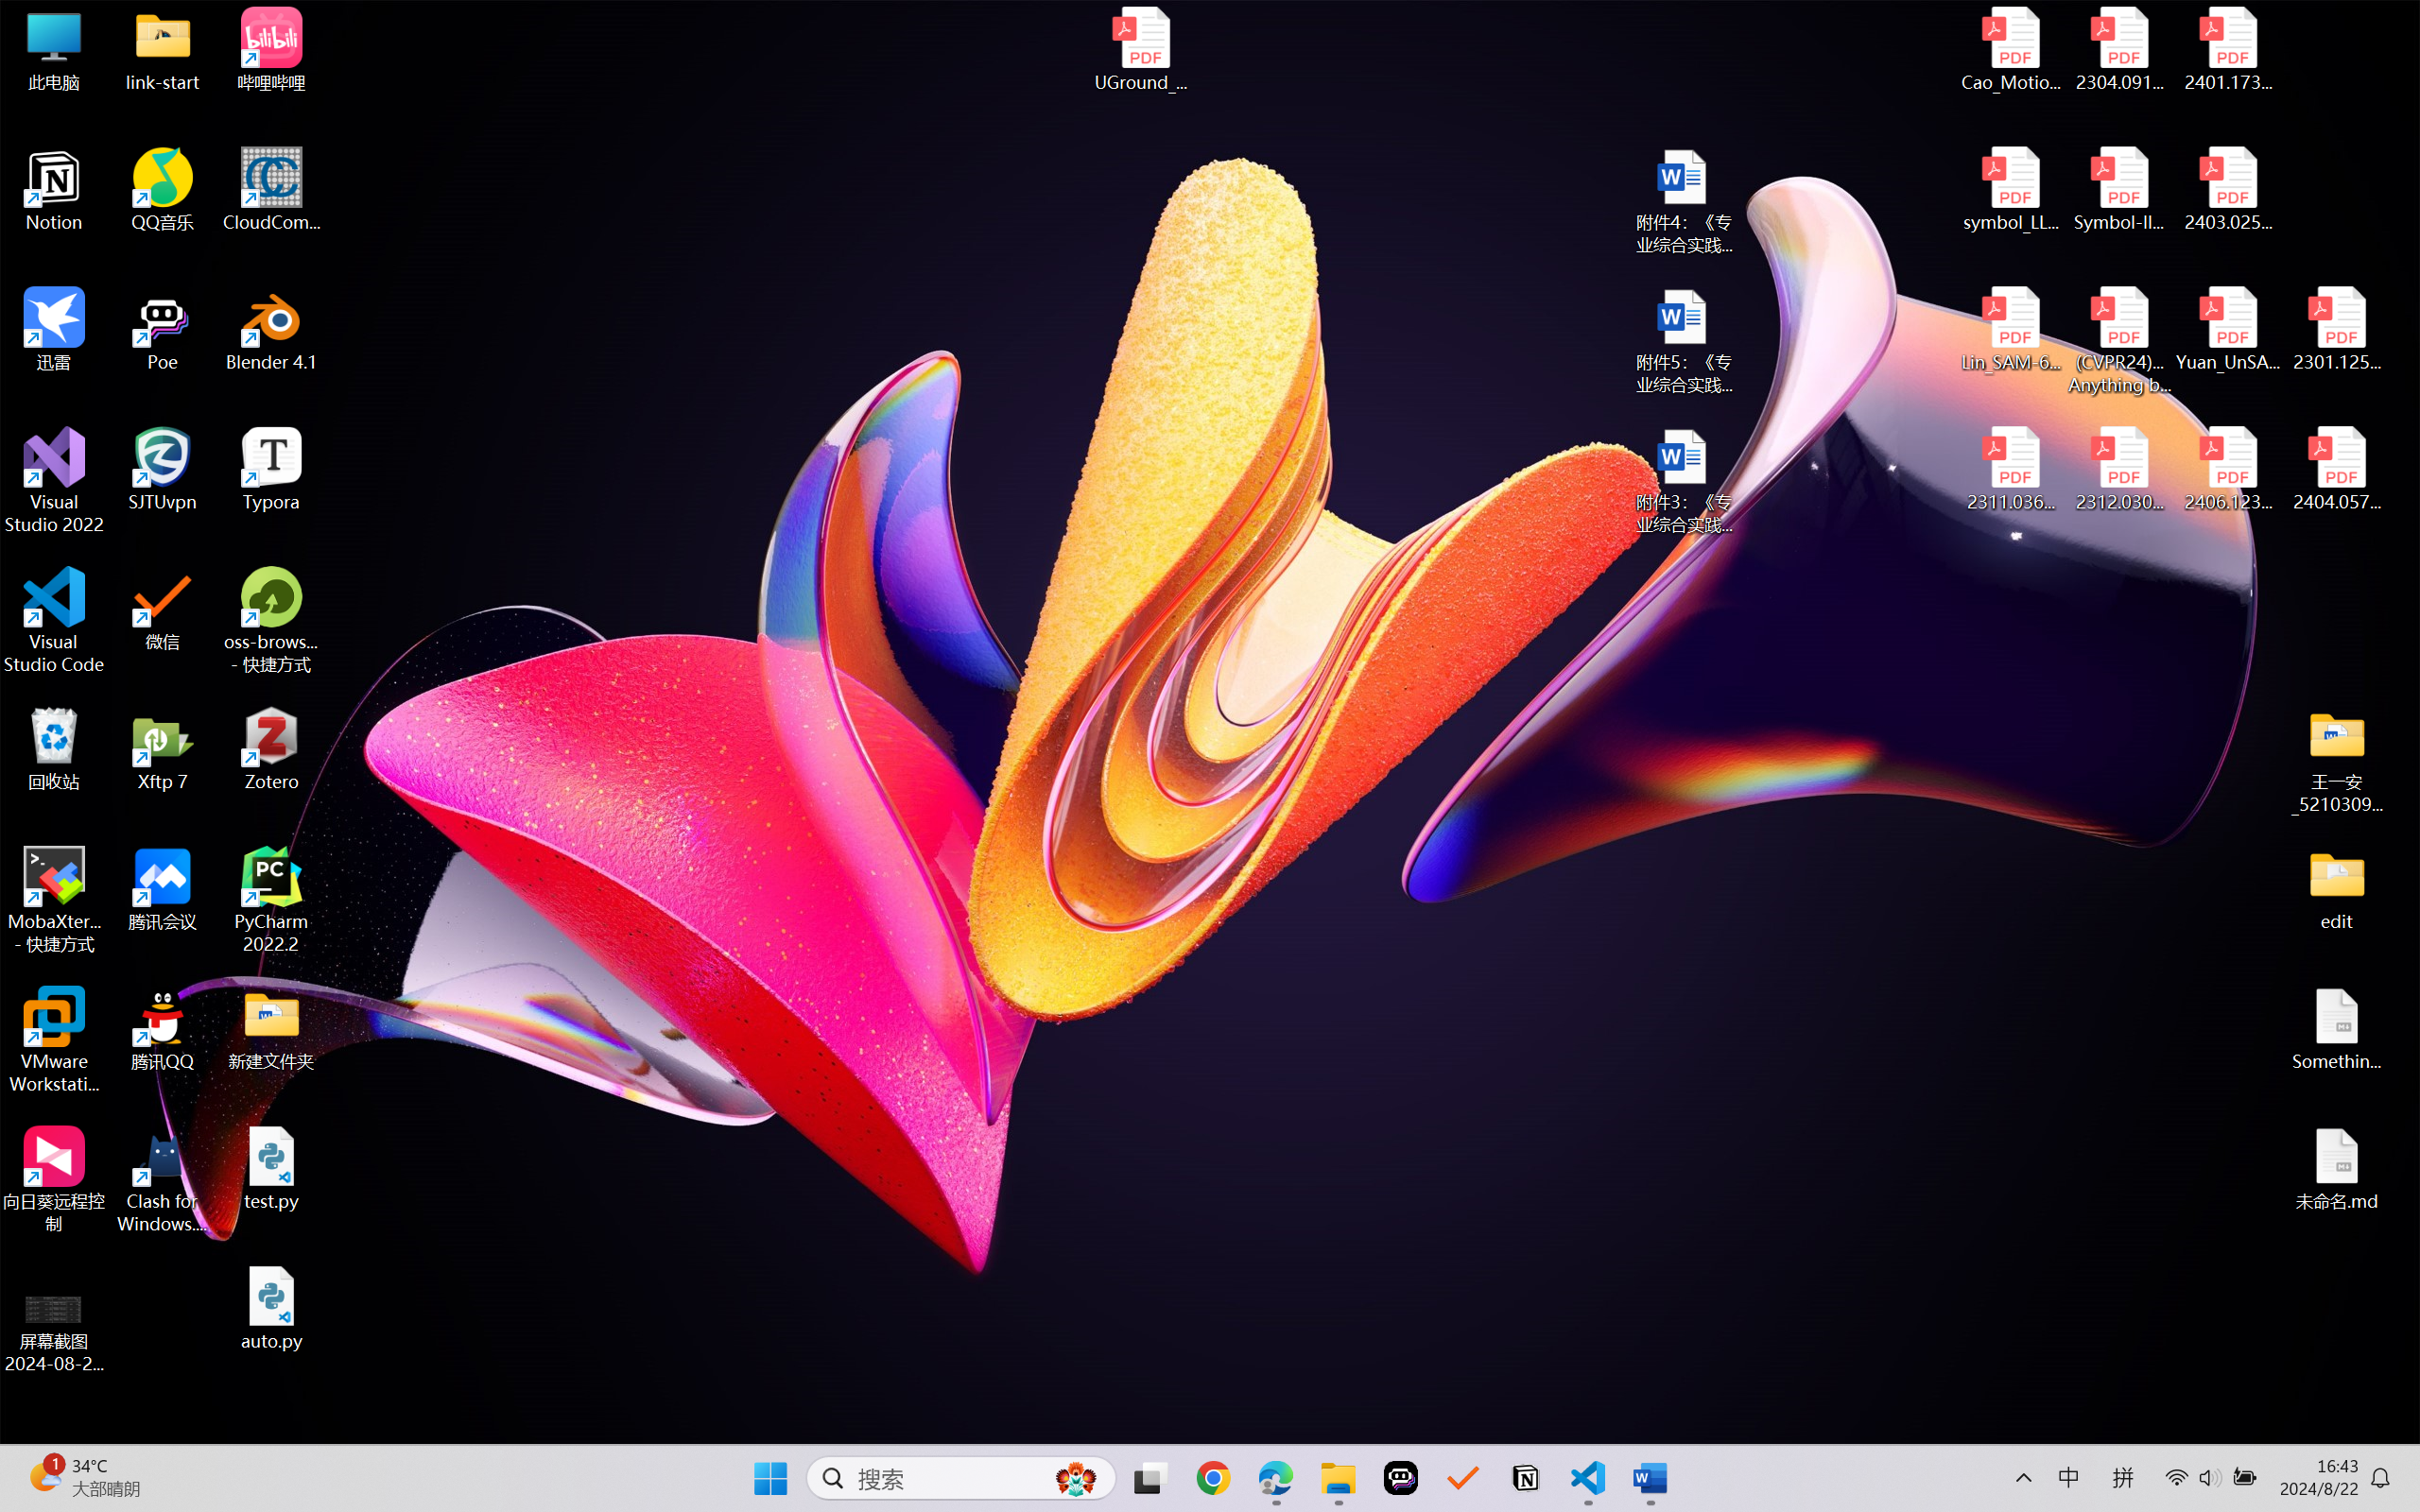 The height and width of the screenshot is (1512, 2420). What do you see at coordinates (1213, 1478) in the screenshot?
I see `'Google Chrome'` at bounding box center [1213, 1478].